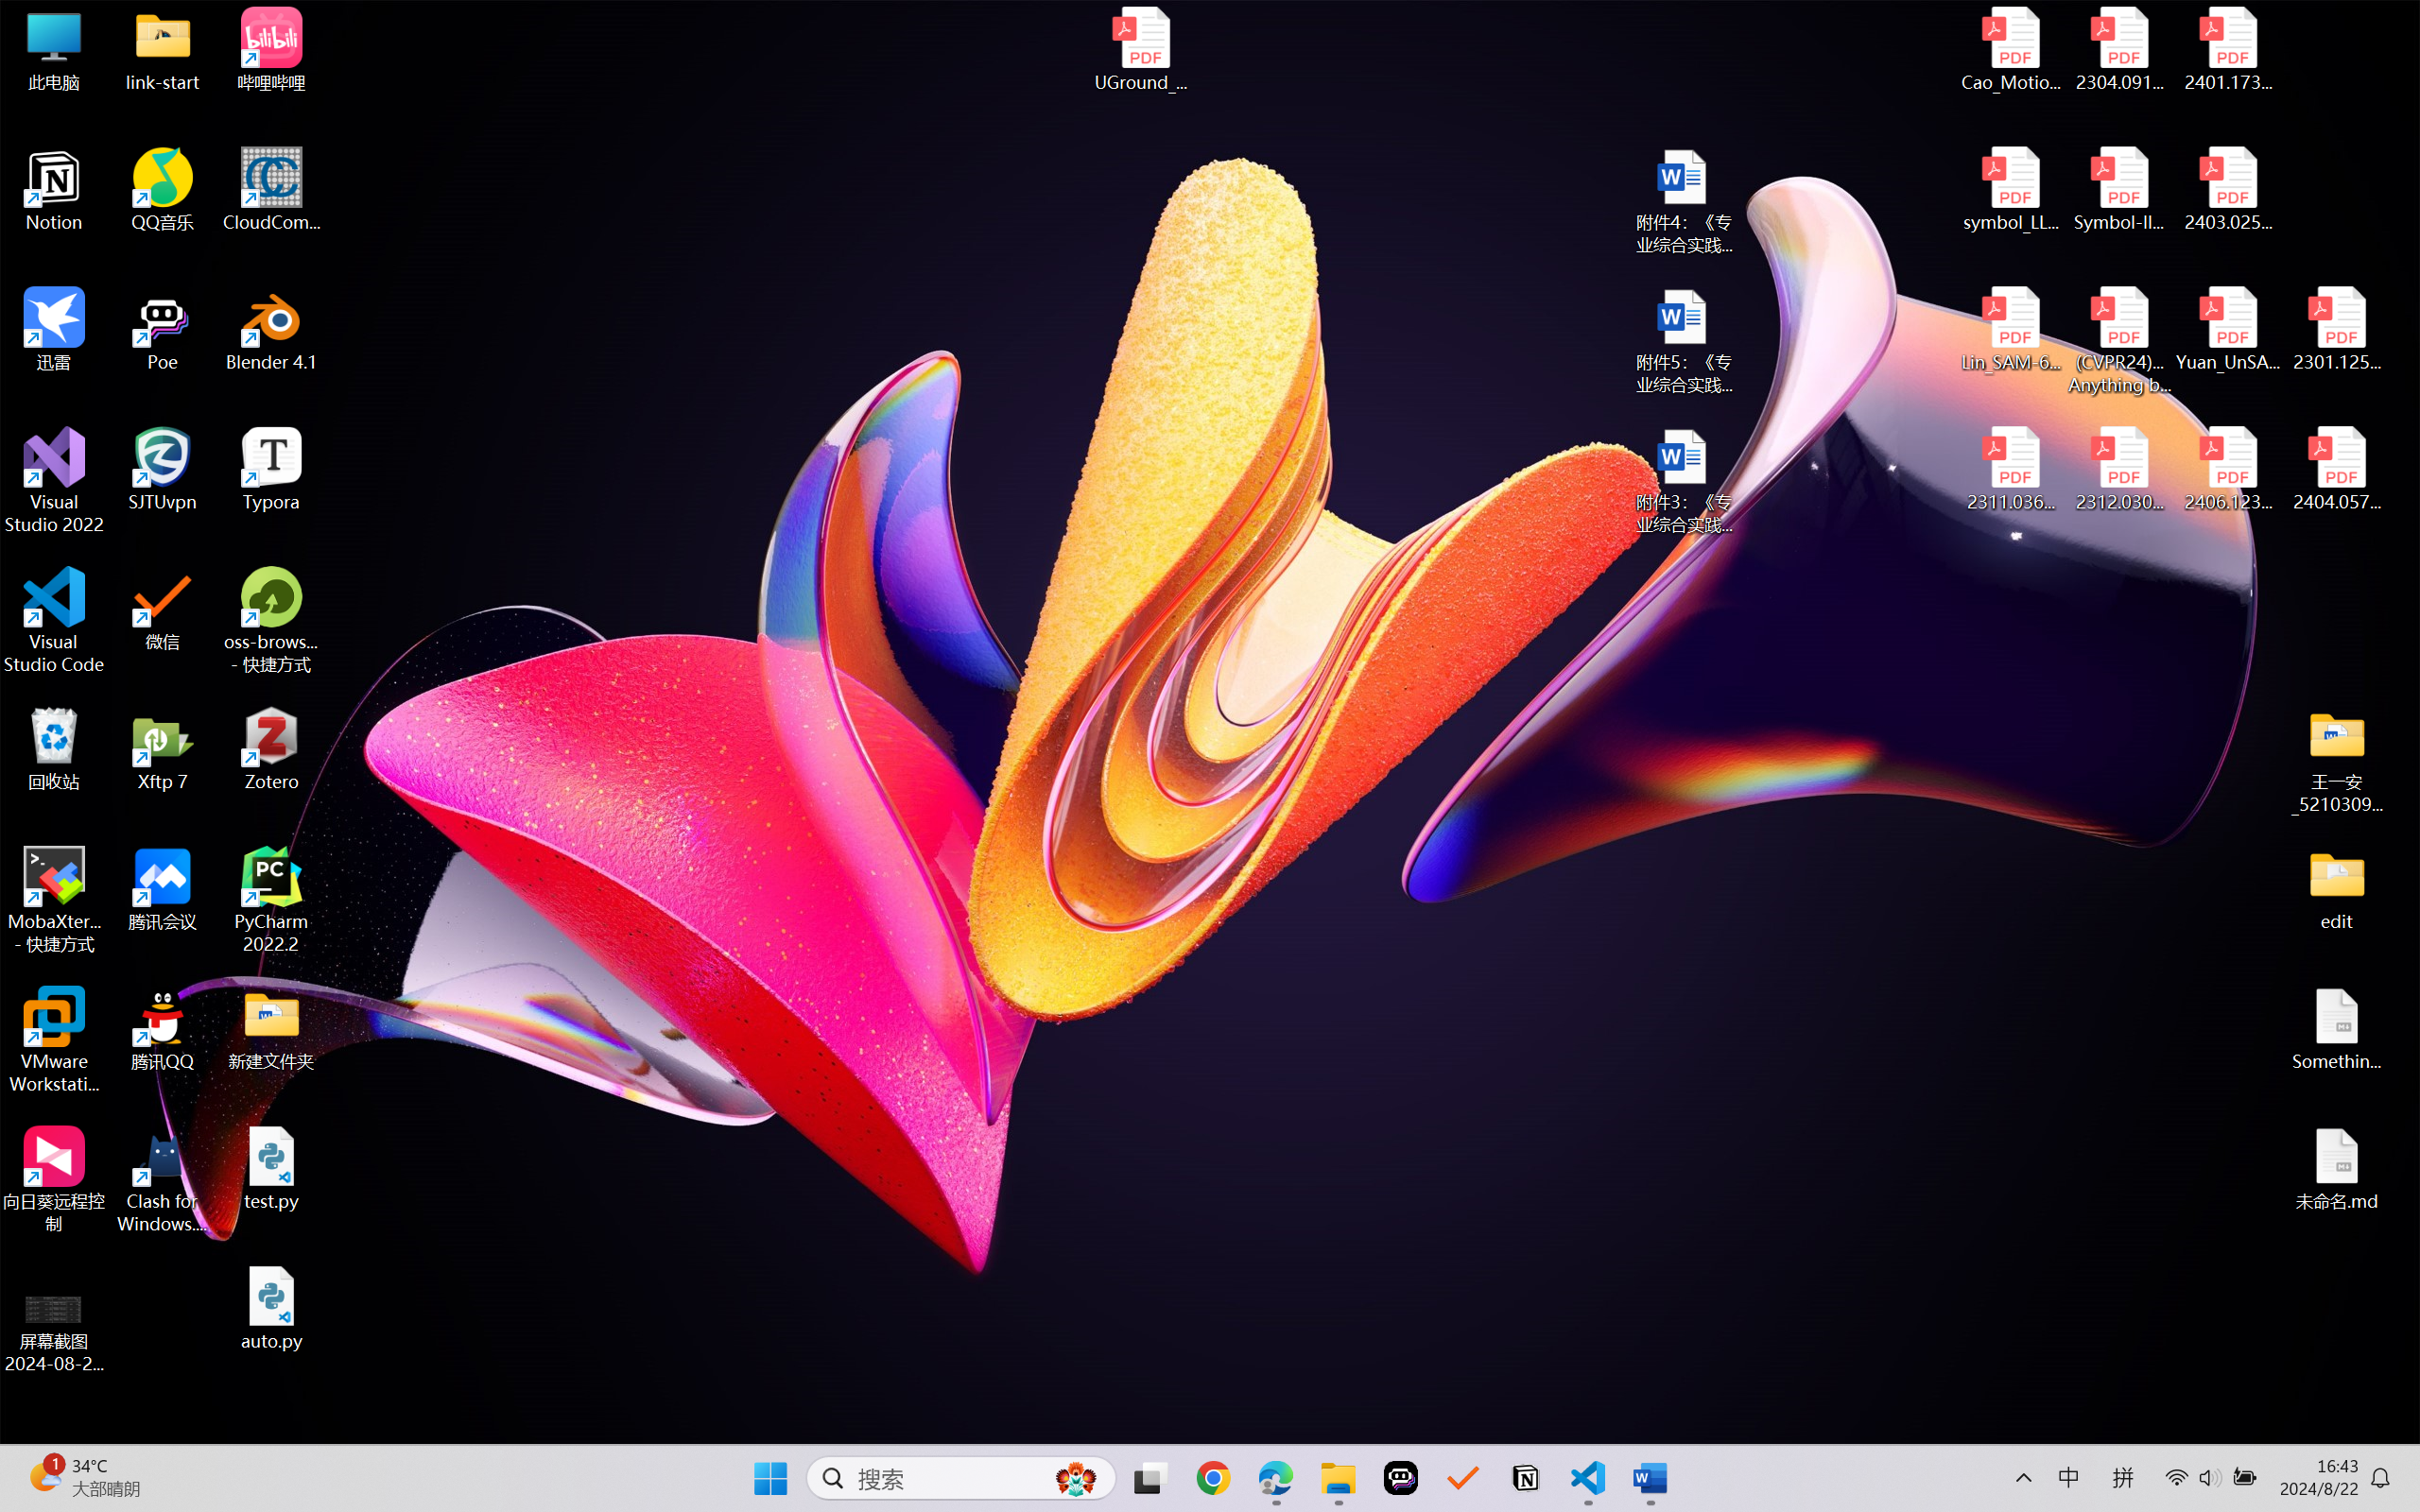 The height and width of the screenshot is (1512, 2420). What do you see at coordinates (1213, 1478) in the screenshot?
I see `'Google Chrome'` at bounding box center [1213, 1478].